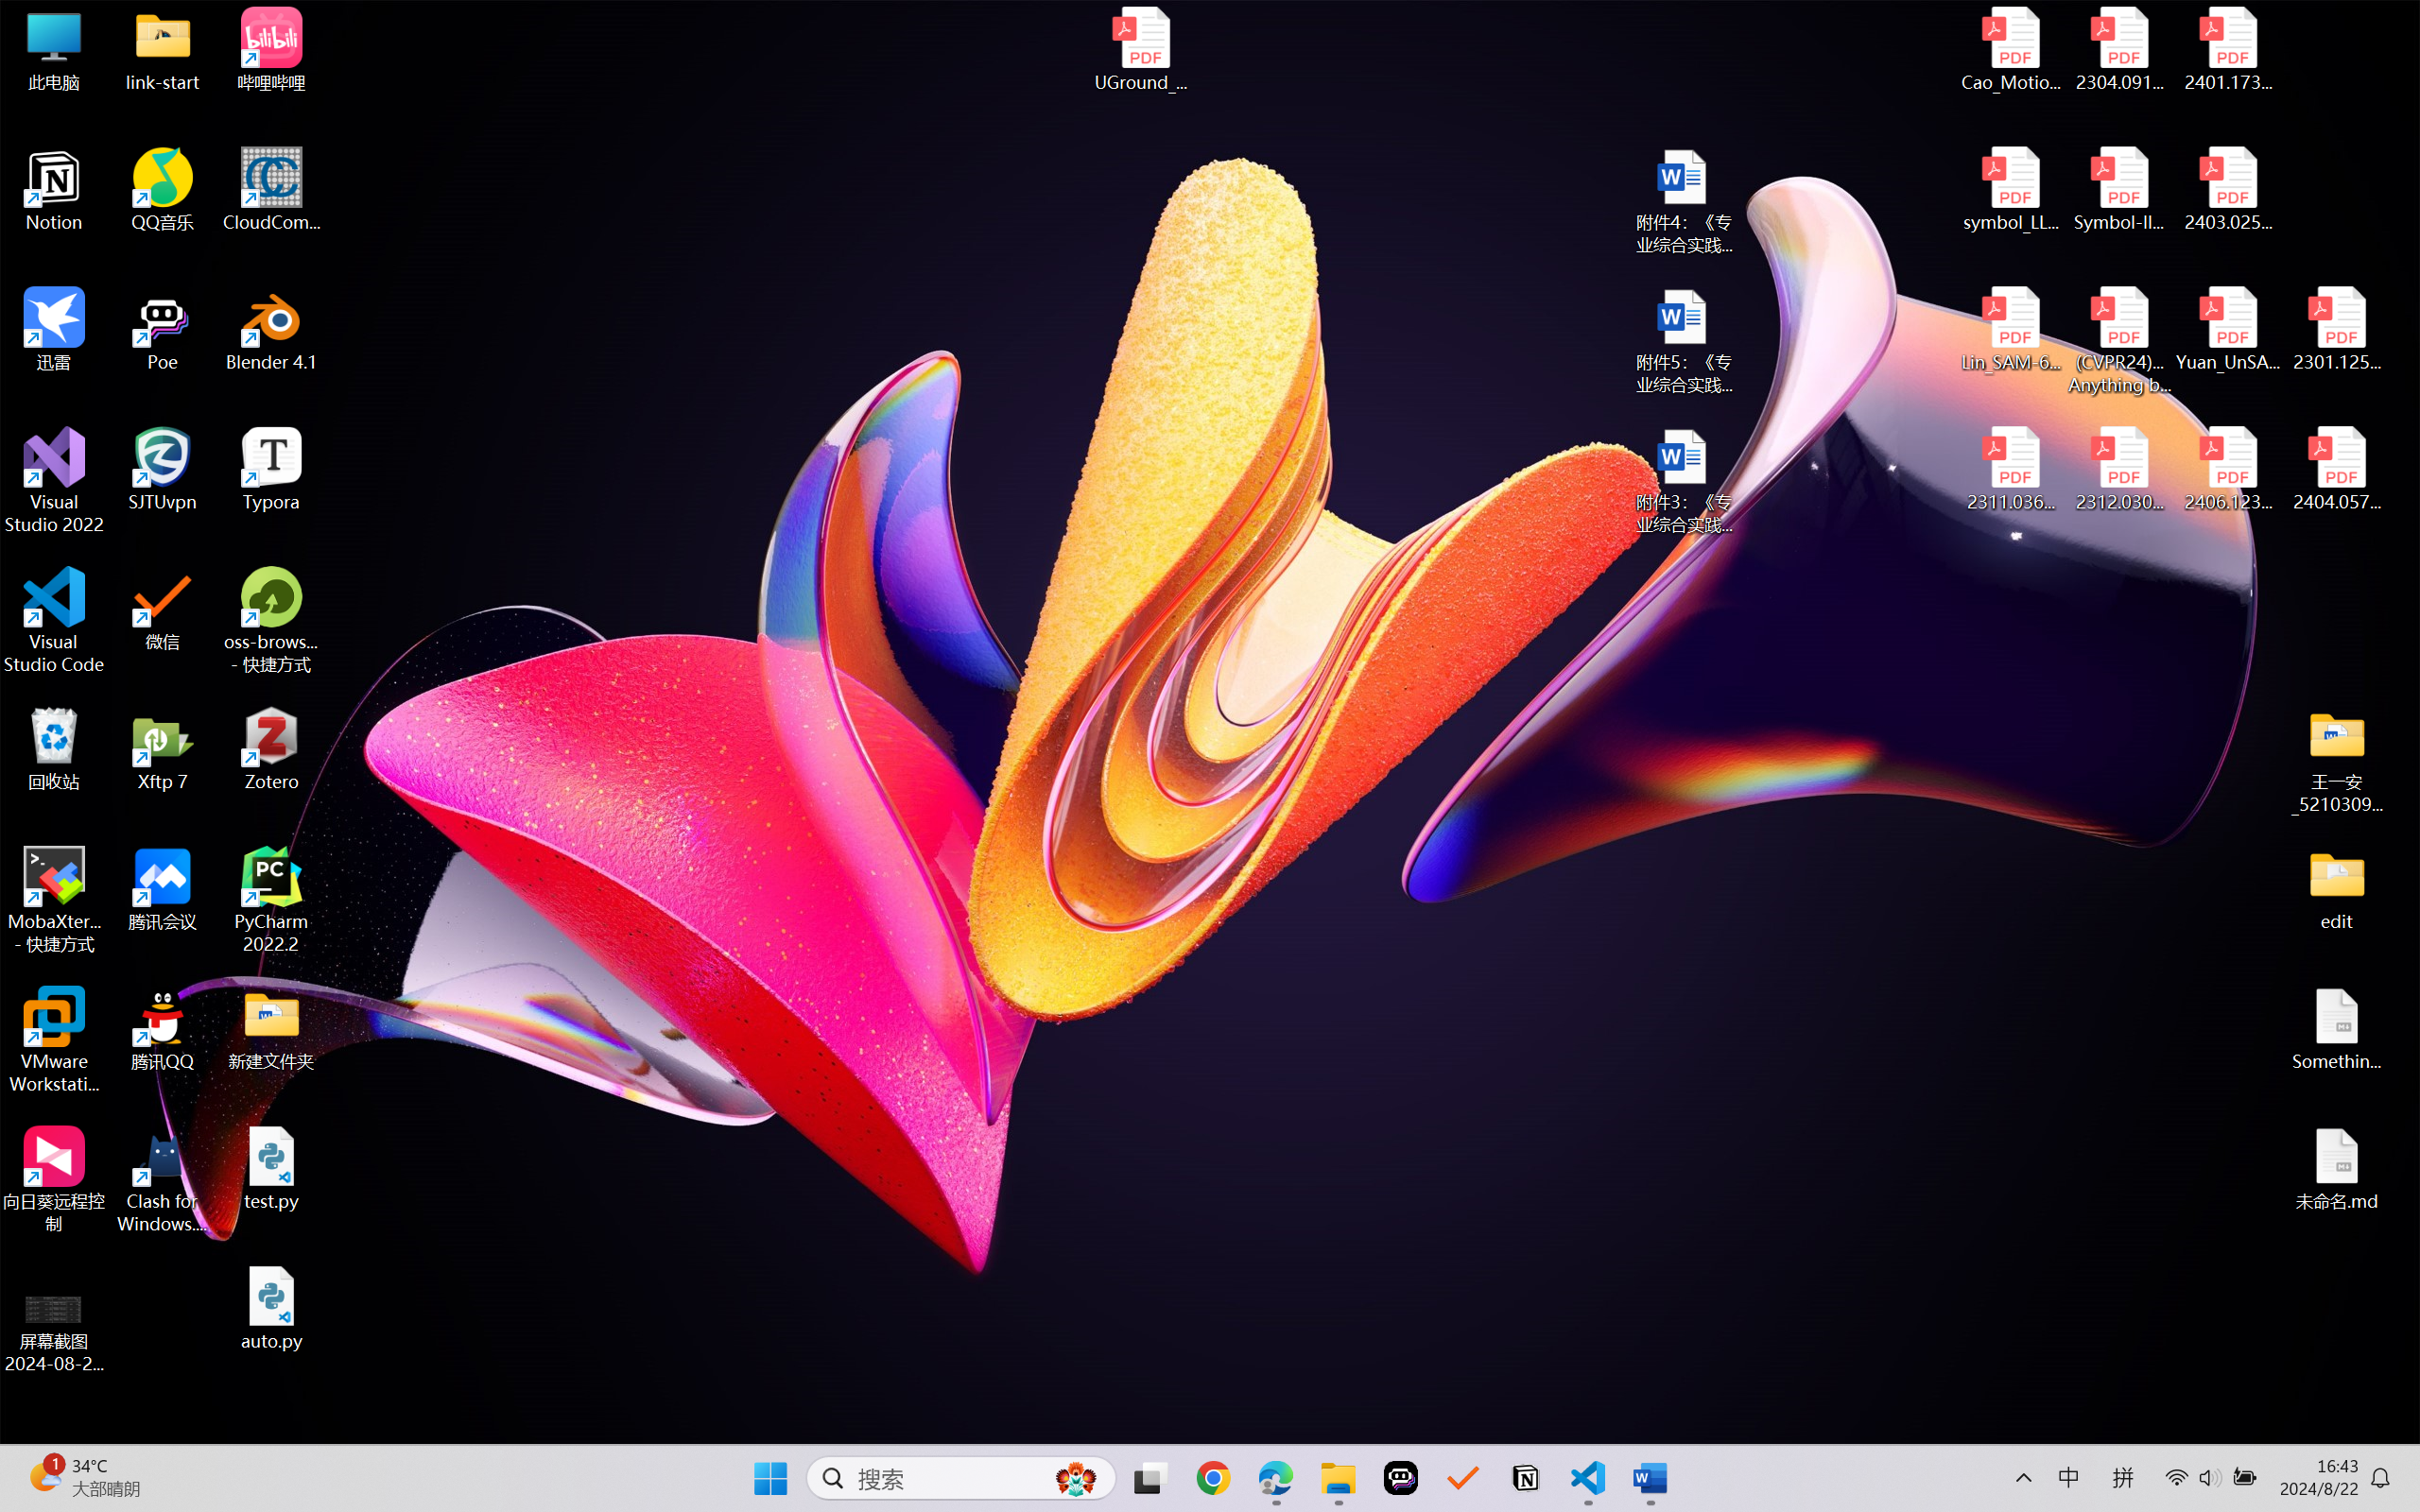 The height and width of the screenshot is (1512, 2420). What do you see at coordinates (1213, 1478) in the screenshot?
I see `'Google Chrome'` at bounding box center [1213, 1478].